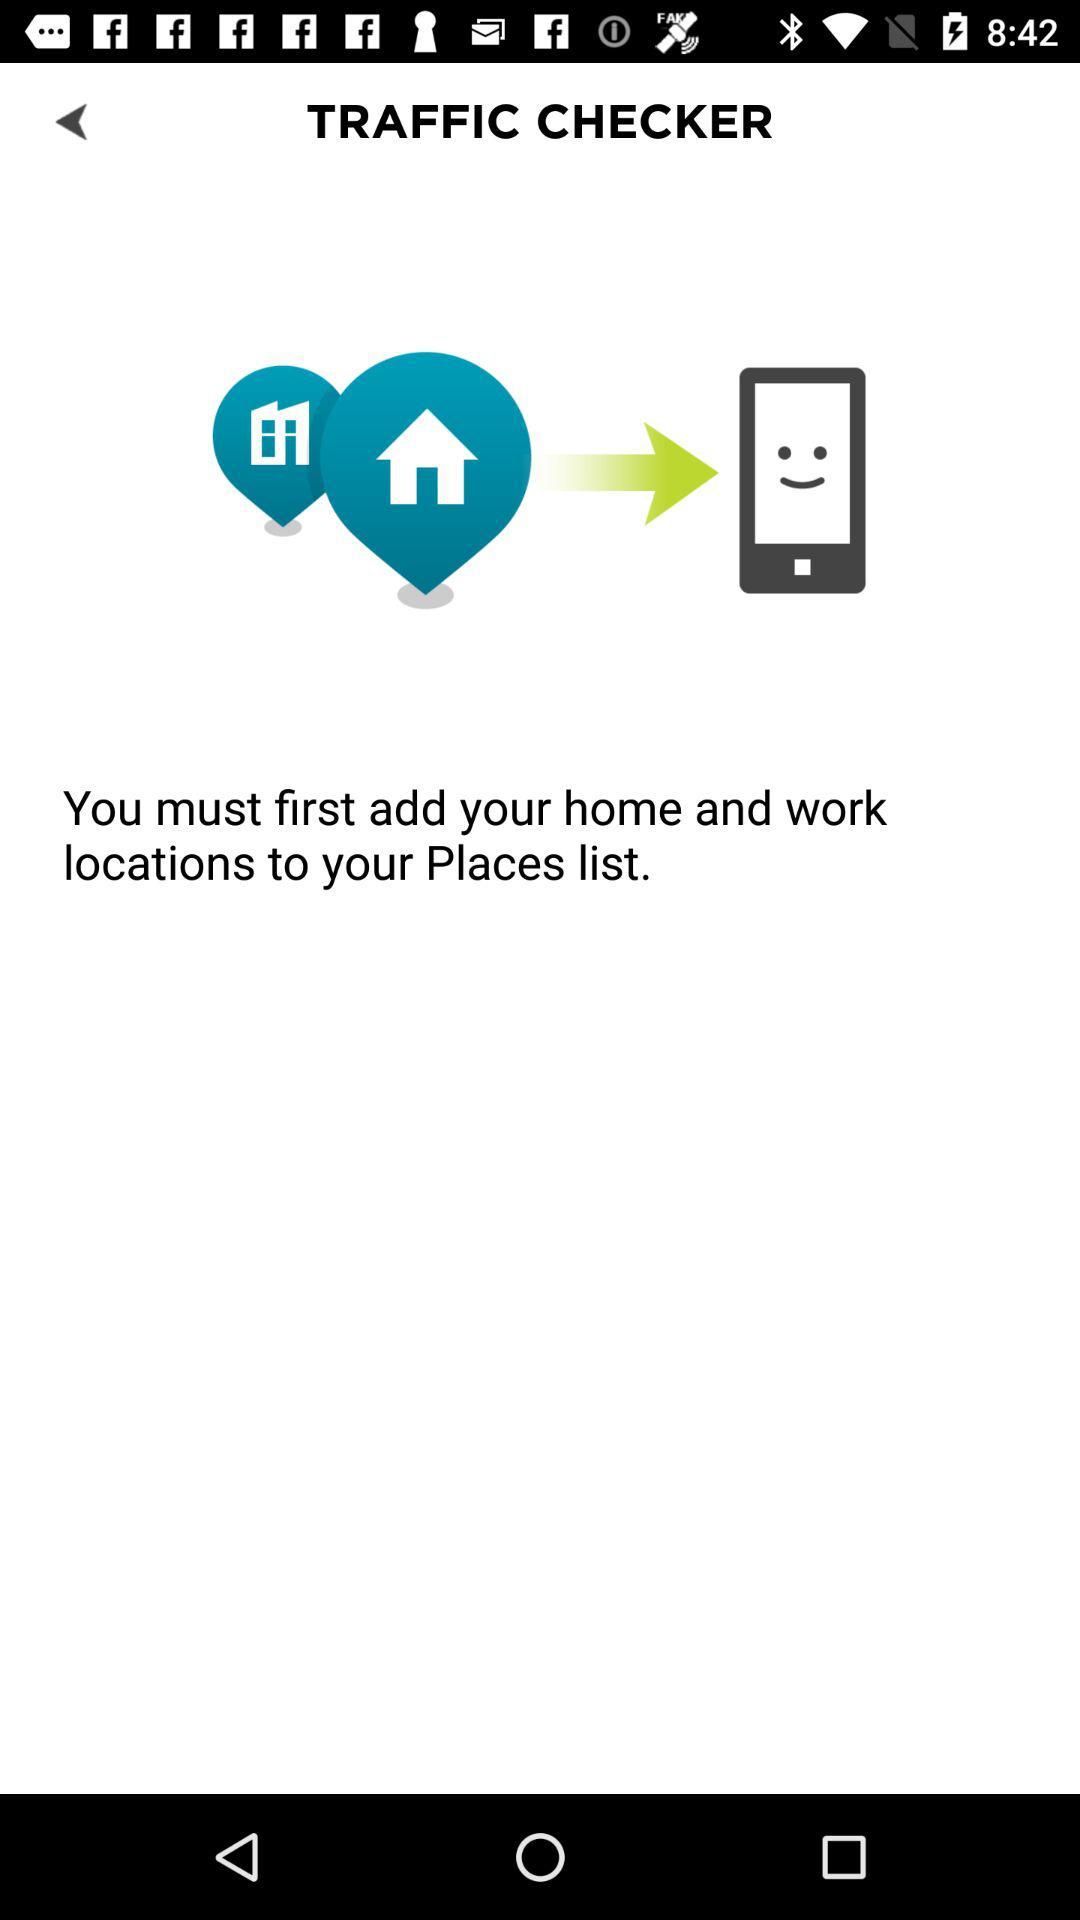 This screenshot has width=1080, height=1920. Describe the element at coordinates (72, 119) in the screenshot. I see `the icon at the top left corner` at that location.